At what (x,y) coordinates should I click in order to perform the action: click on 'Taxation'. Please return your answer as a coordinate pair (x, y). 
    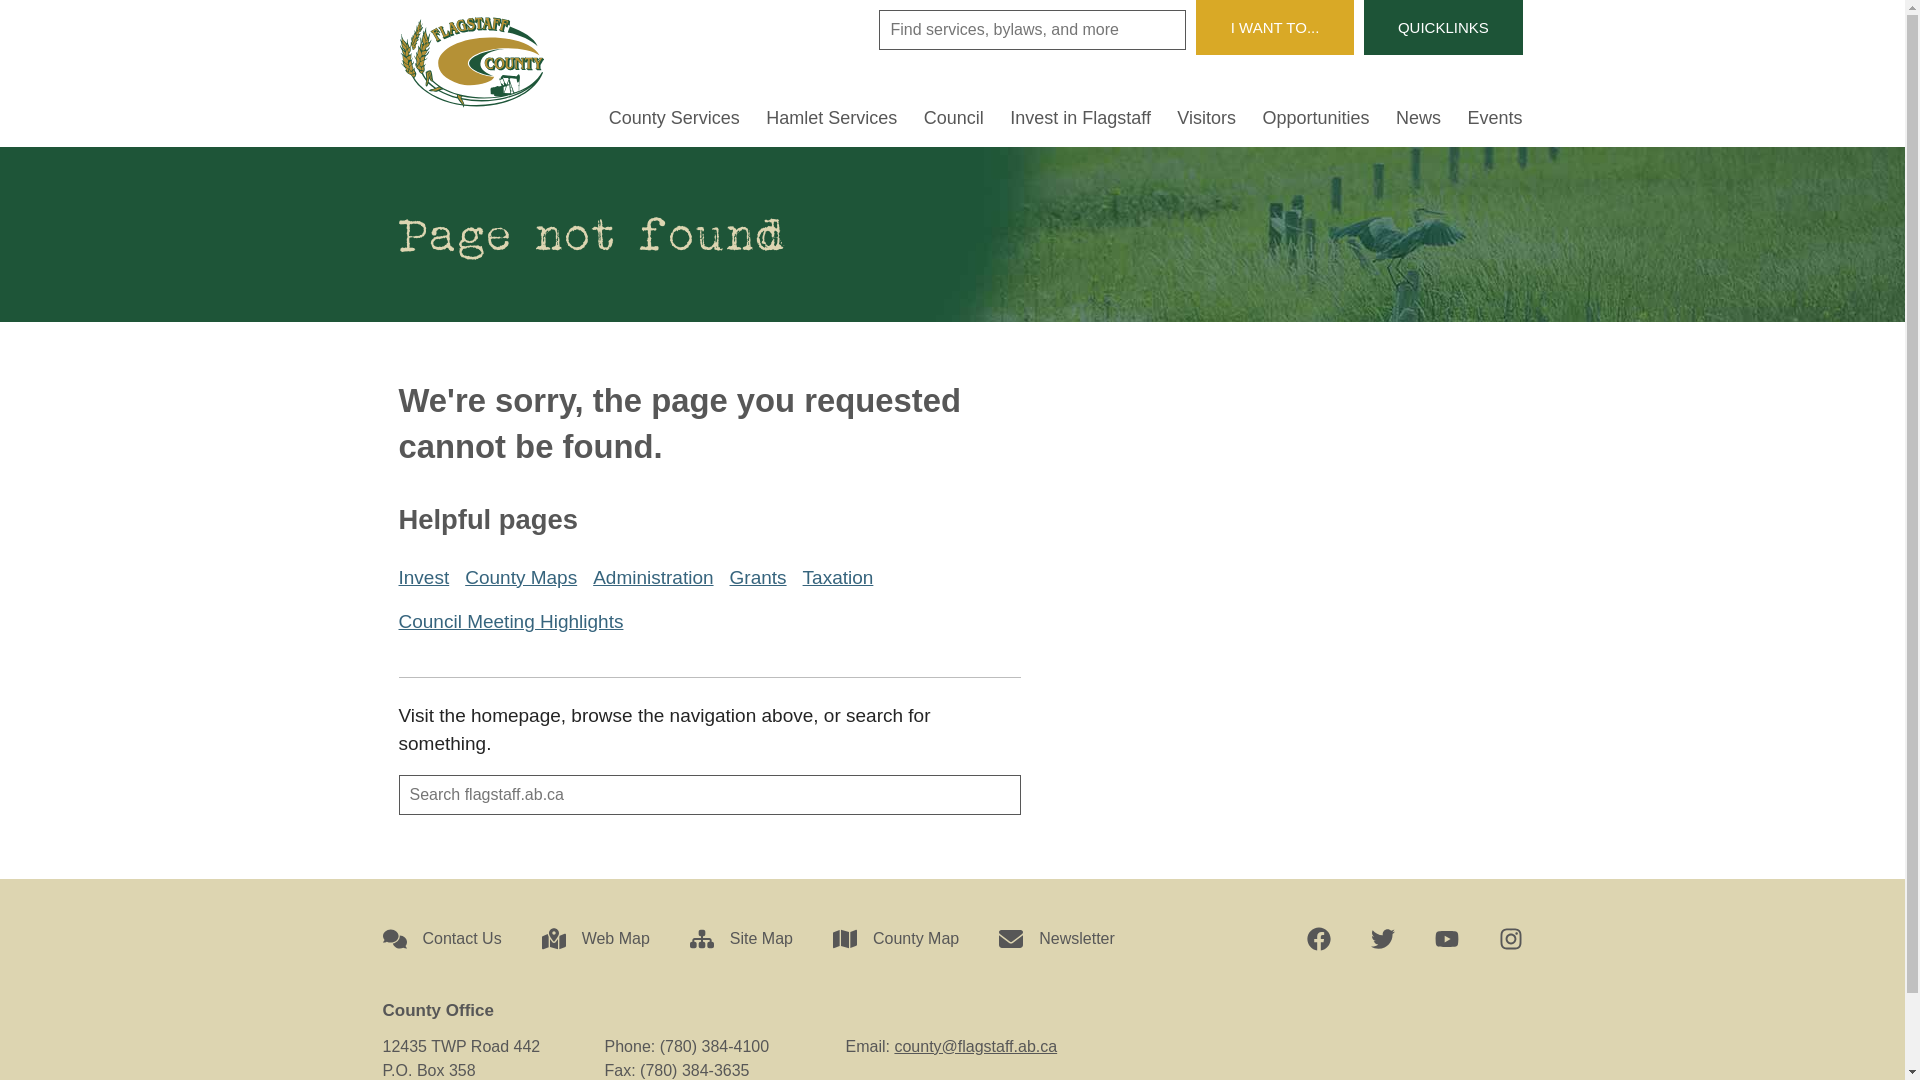
    Looking at the image, I should click on (838, 577).